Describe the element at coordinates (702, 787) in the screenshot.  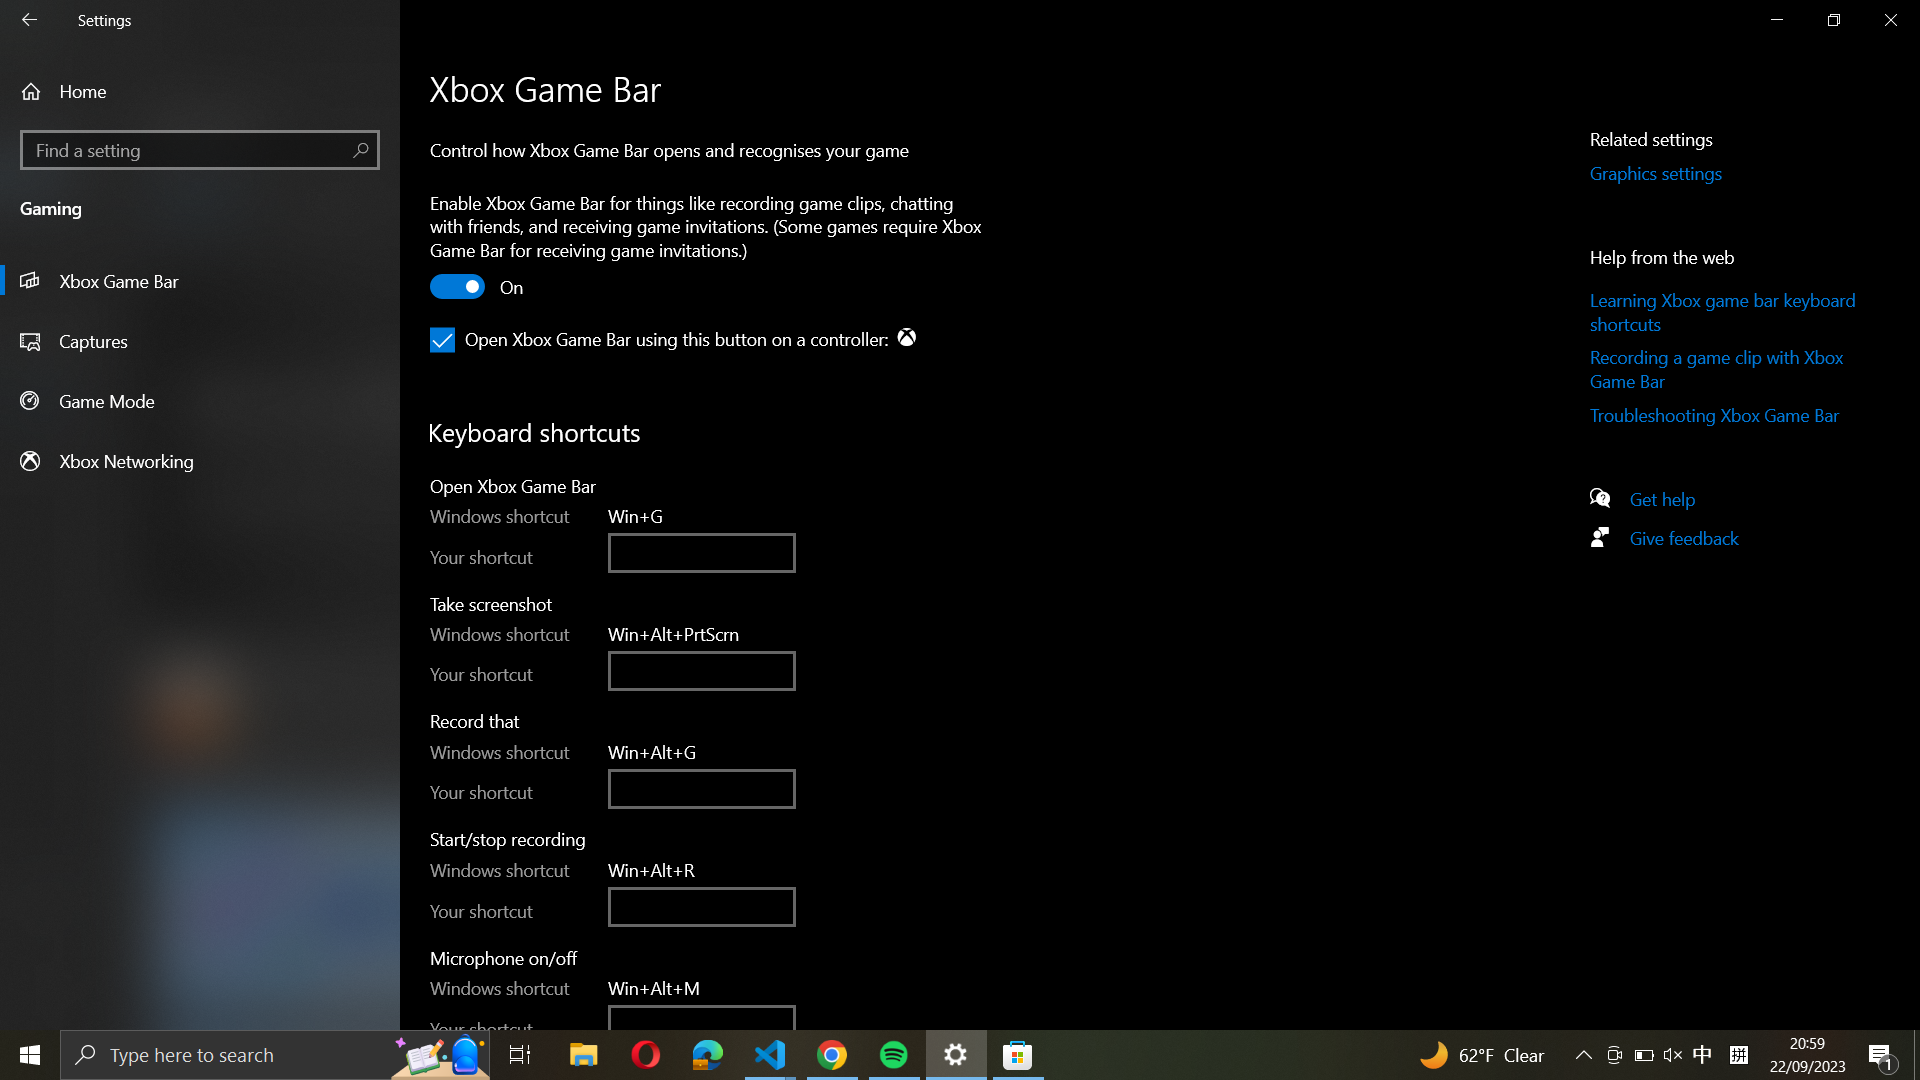
I see `Input the "Win+R" combination into the "Record that" text input field` at that location.